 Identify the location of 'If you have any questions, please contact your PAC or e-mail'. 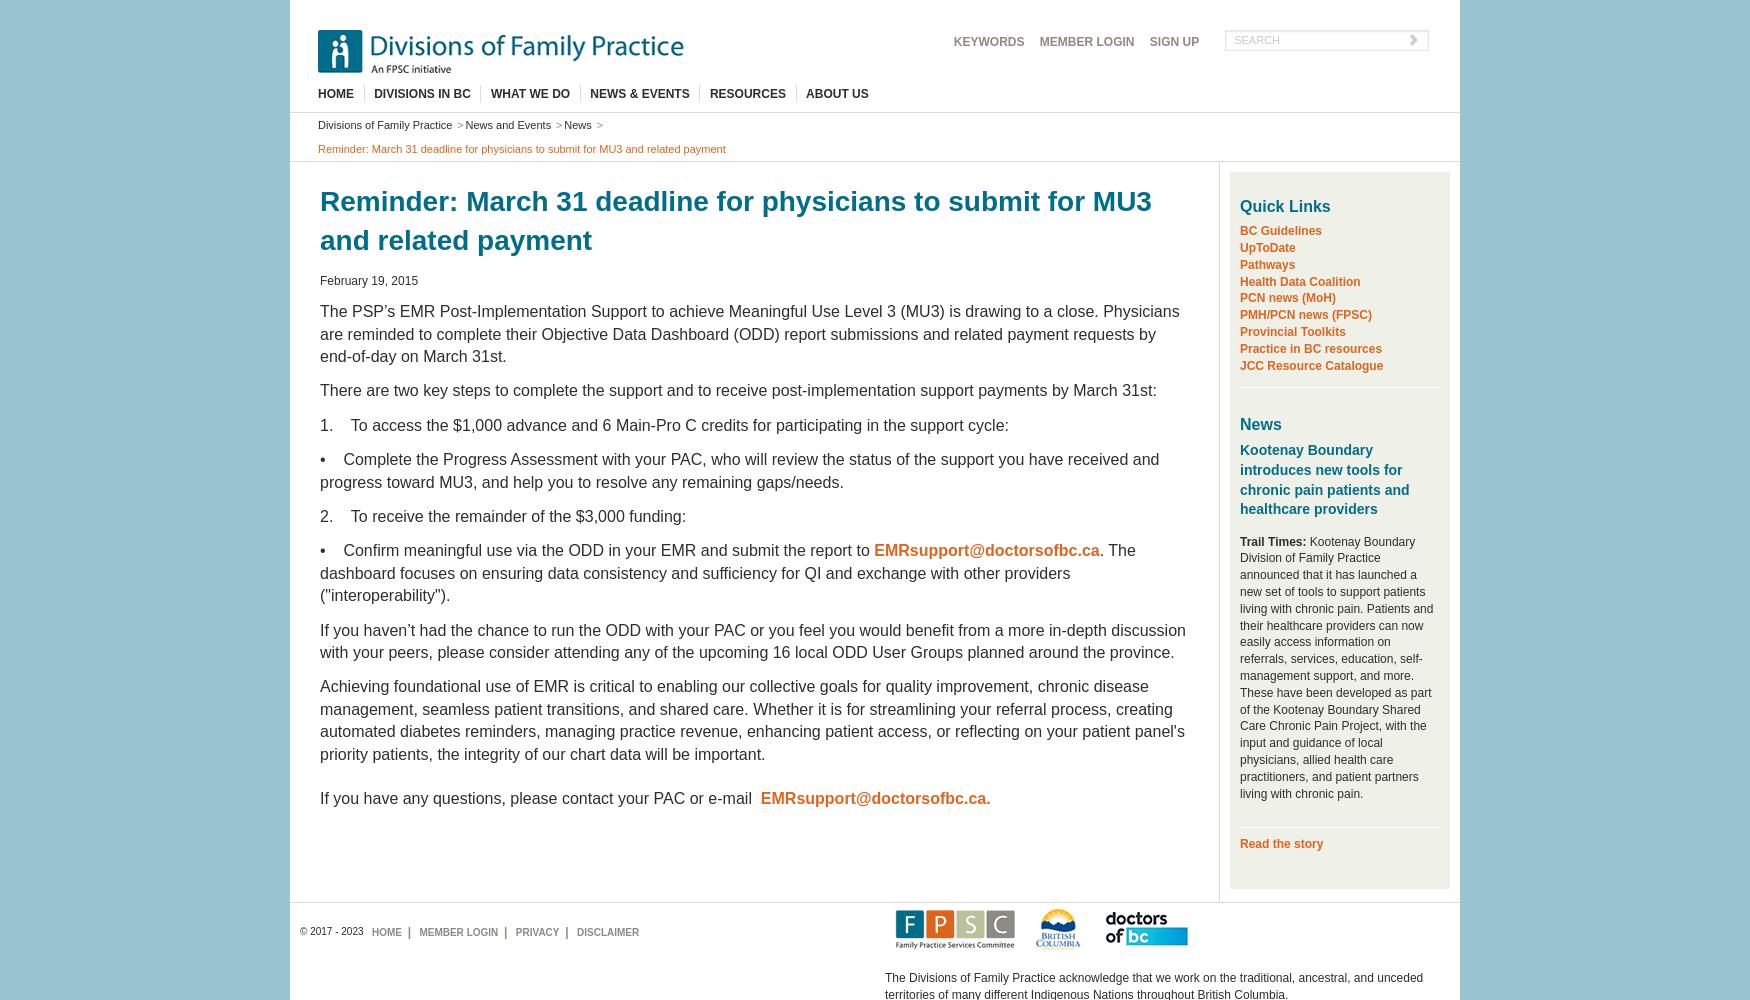
(539, 798).